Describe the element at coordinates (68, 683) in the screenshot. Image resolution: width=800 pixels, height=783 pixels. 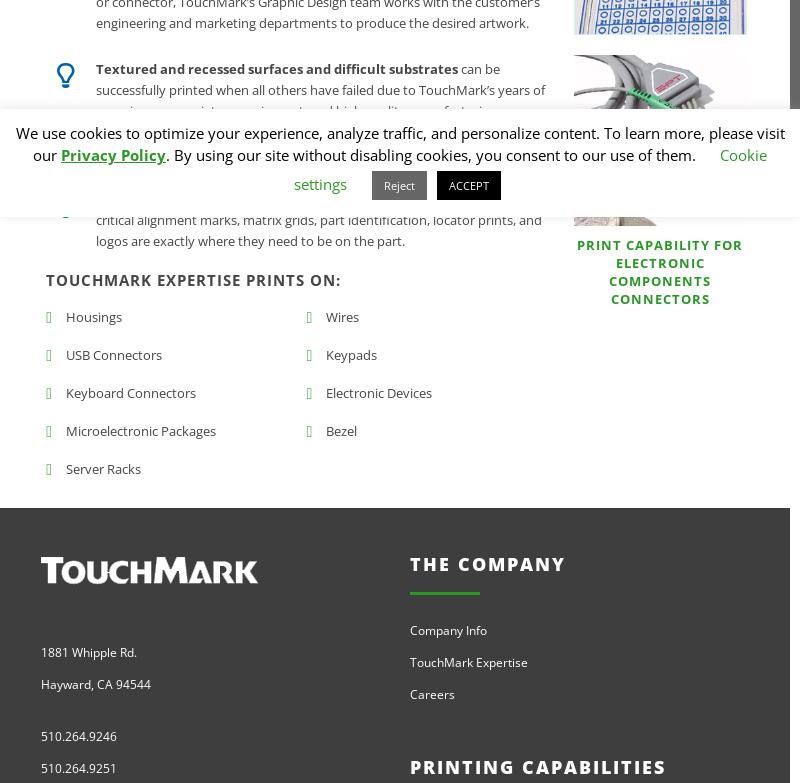
I see `'Hayward,'` at that location.